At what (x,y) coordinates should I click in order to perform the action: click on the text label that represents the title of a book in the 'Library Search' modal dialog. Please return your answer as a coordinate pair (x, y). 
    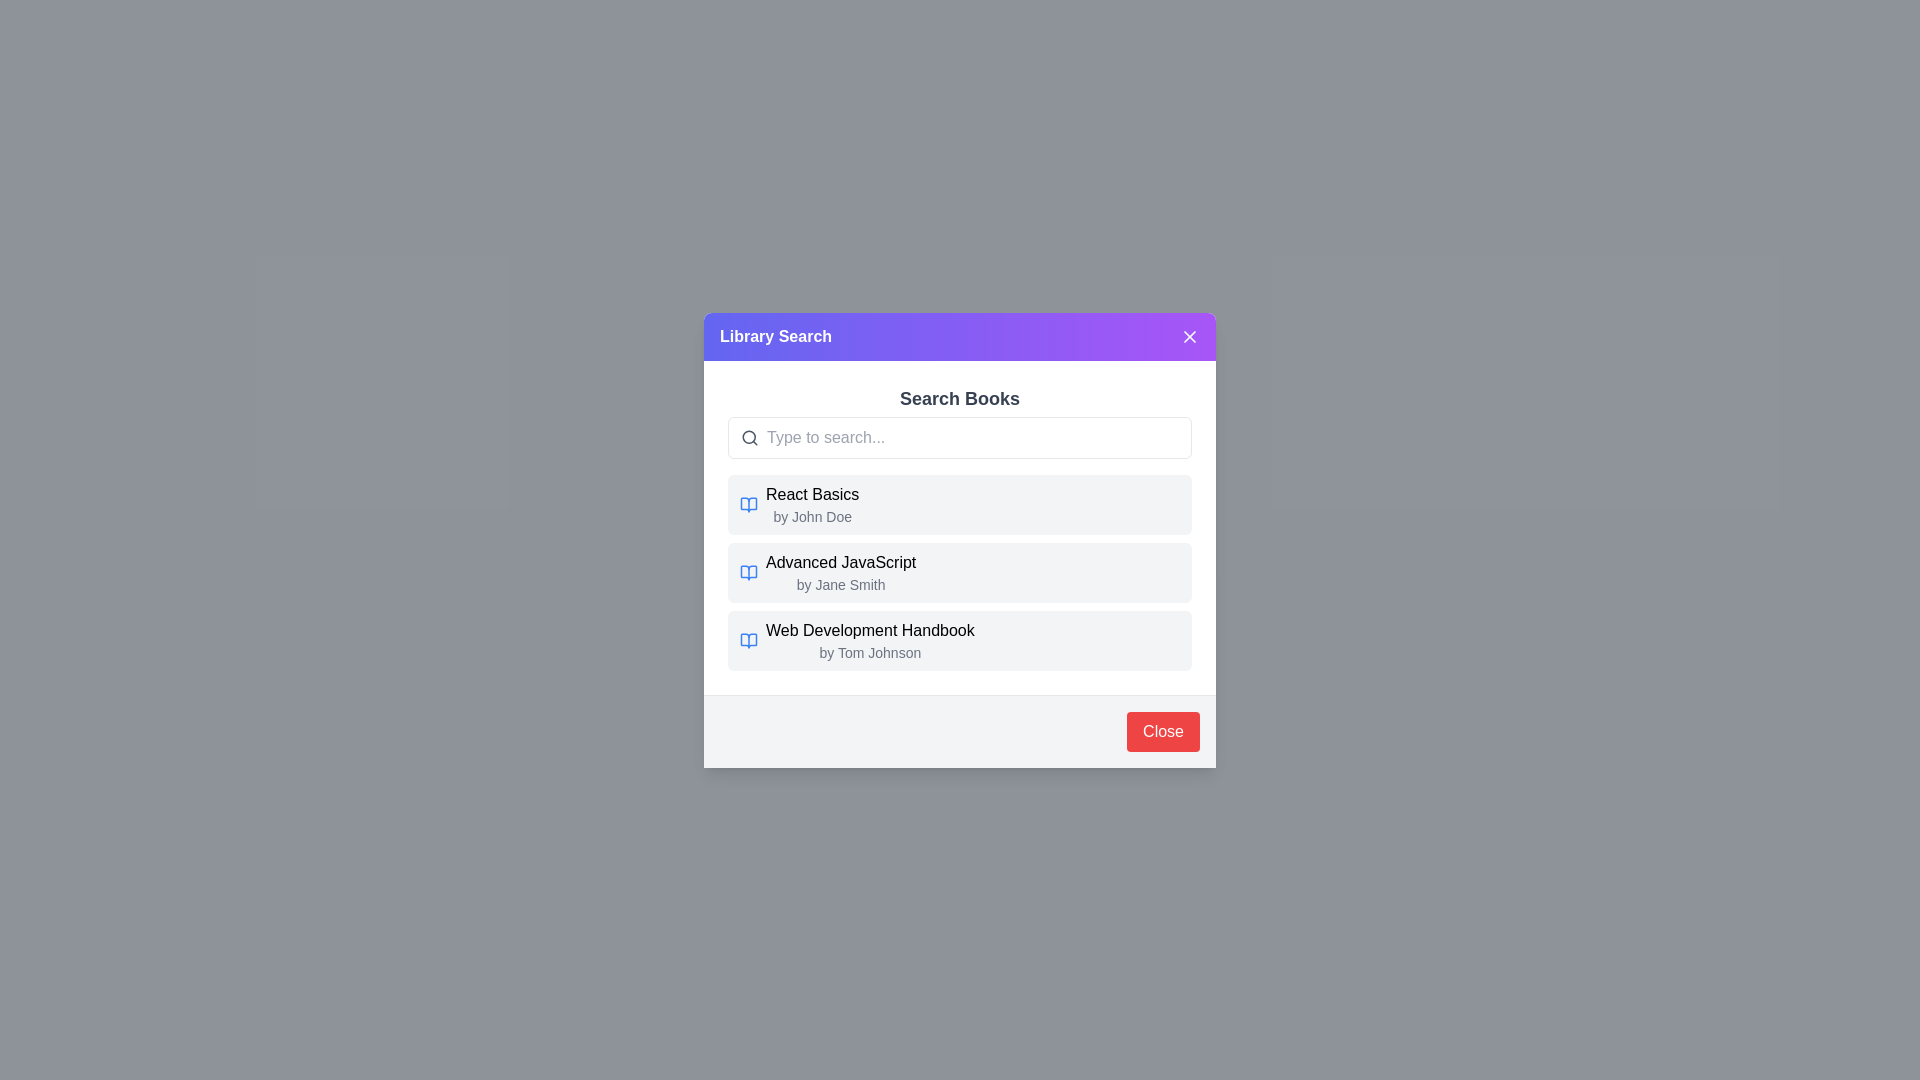
    Looking at the image, I should click on (841, 562).